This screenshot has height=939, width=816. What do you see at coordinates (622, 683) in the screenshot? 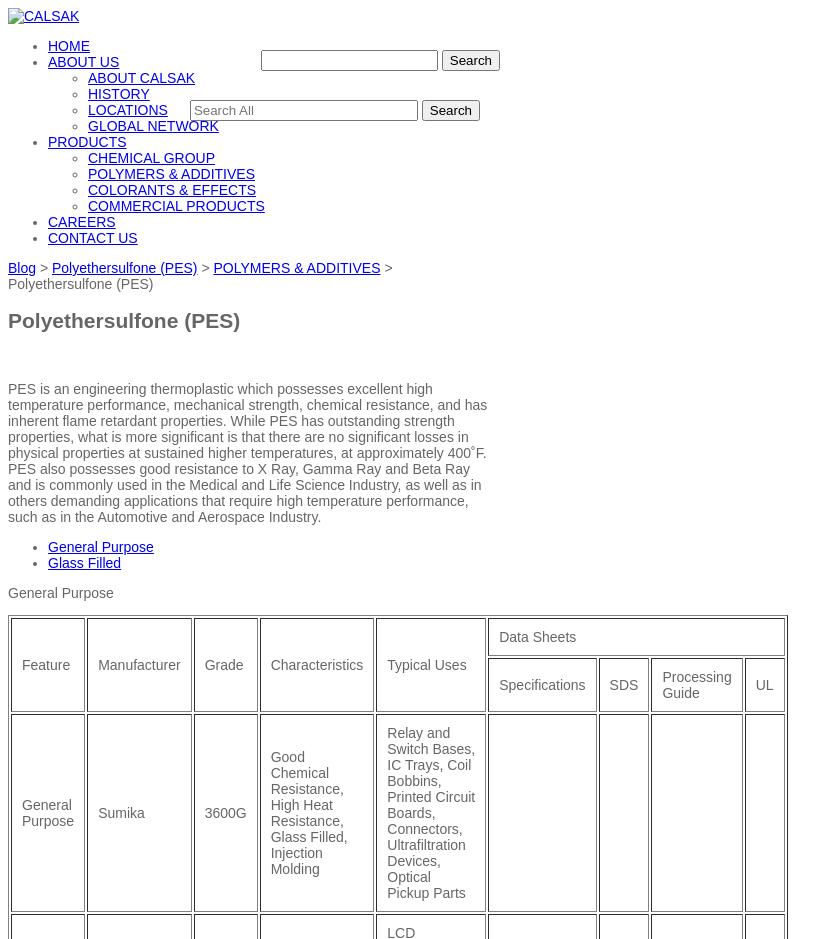
I see `'SDS'` at bounding box center [622, 683].